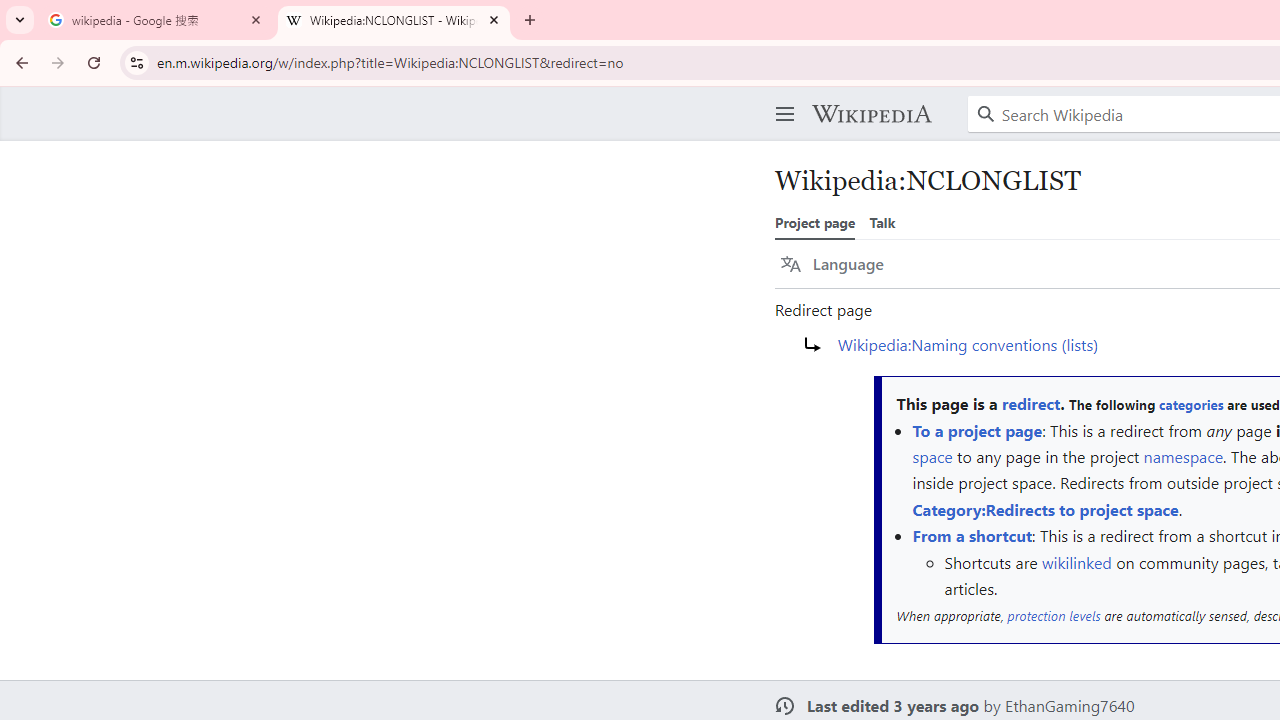 The image size is (1280, 720). I want to click on 'redirect', so click(1031, 403).